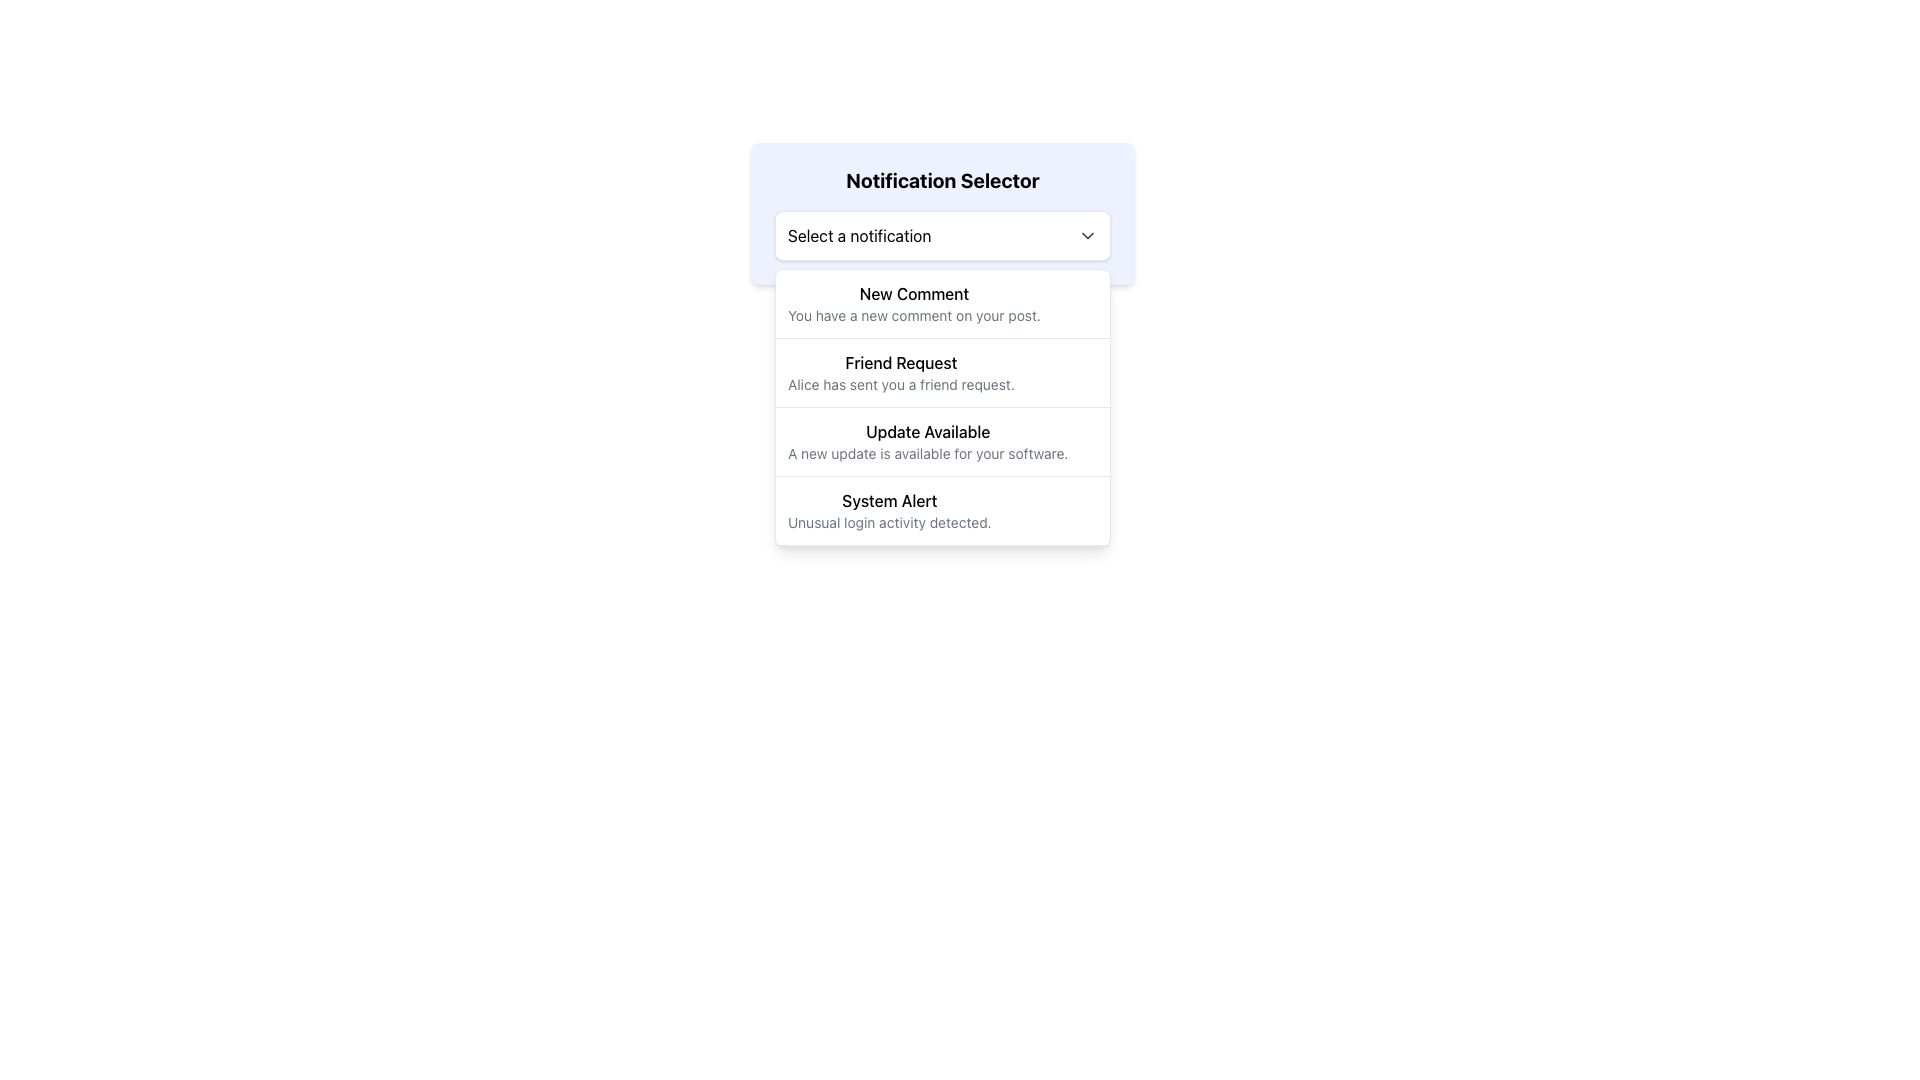 The image size is (1920, 1080). I want to click on text label that serves as the notification title within the 'Select a notification' dropdown menu of the 'Notification Selector' module, so click(913, 293).